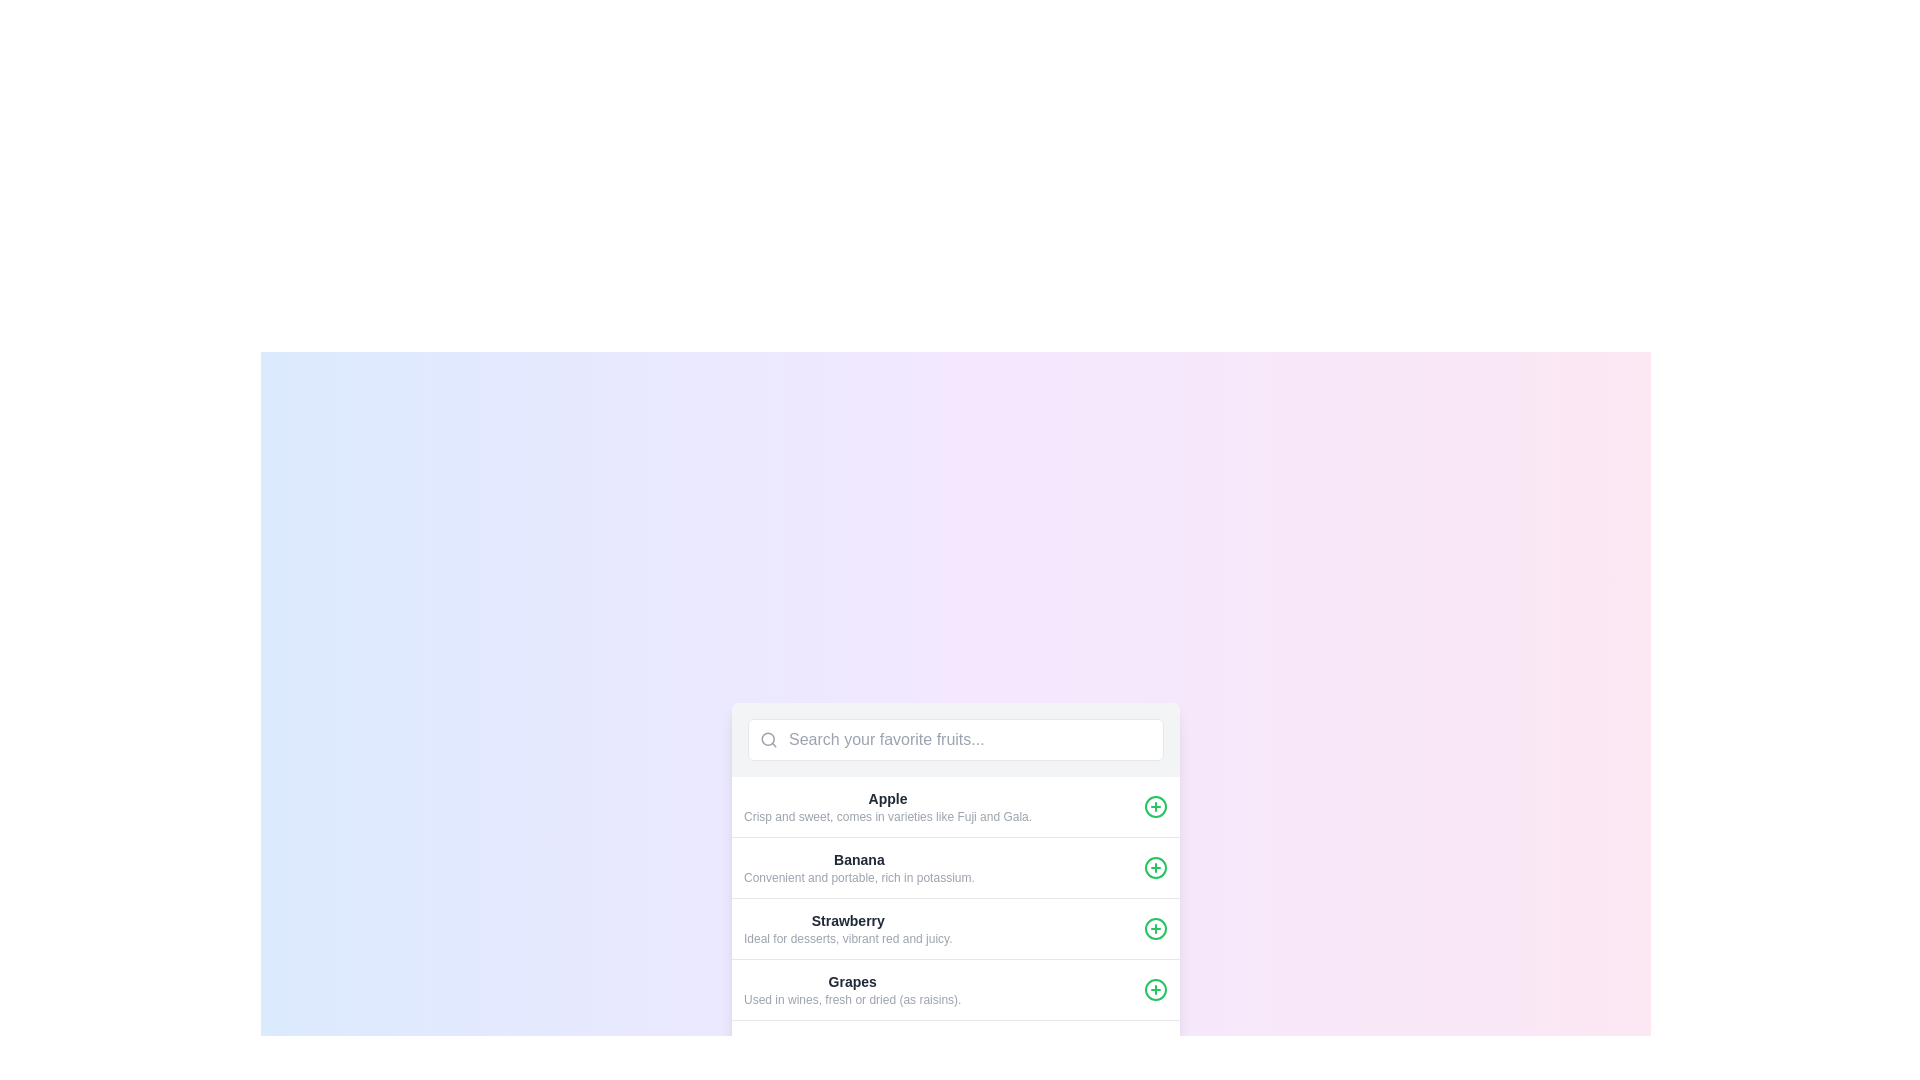 This screenshot has height=1080, width=1920. Describe the element at coordinates (1156, 990) in the screenshot. I see `the circular green outlined button with a plus symbol, located to the far right of the 'Grapes' row` at that location.